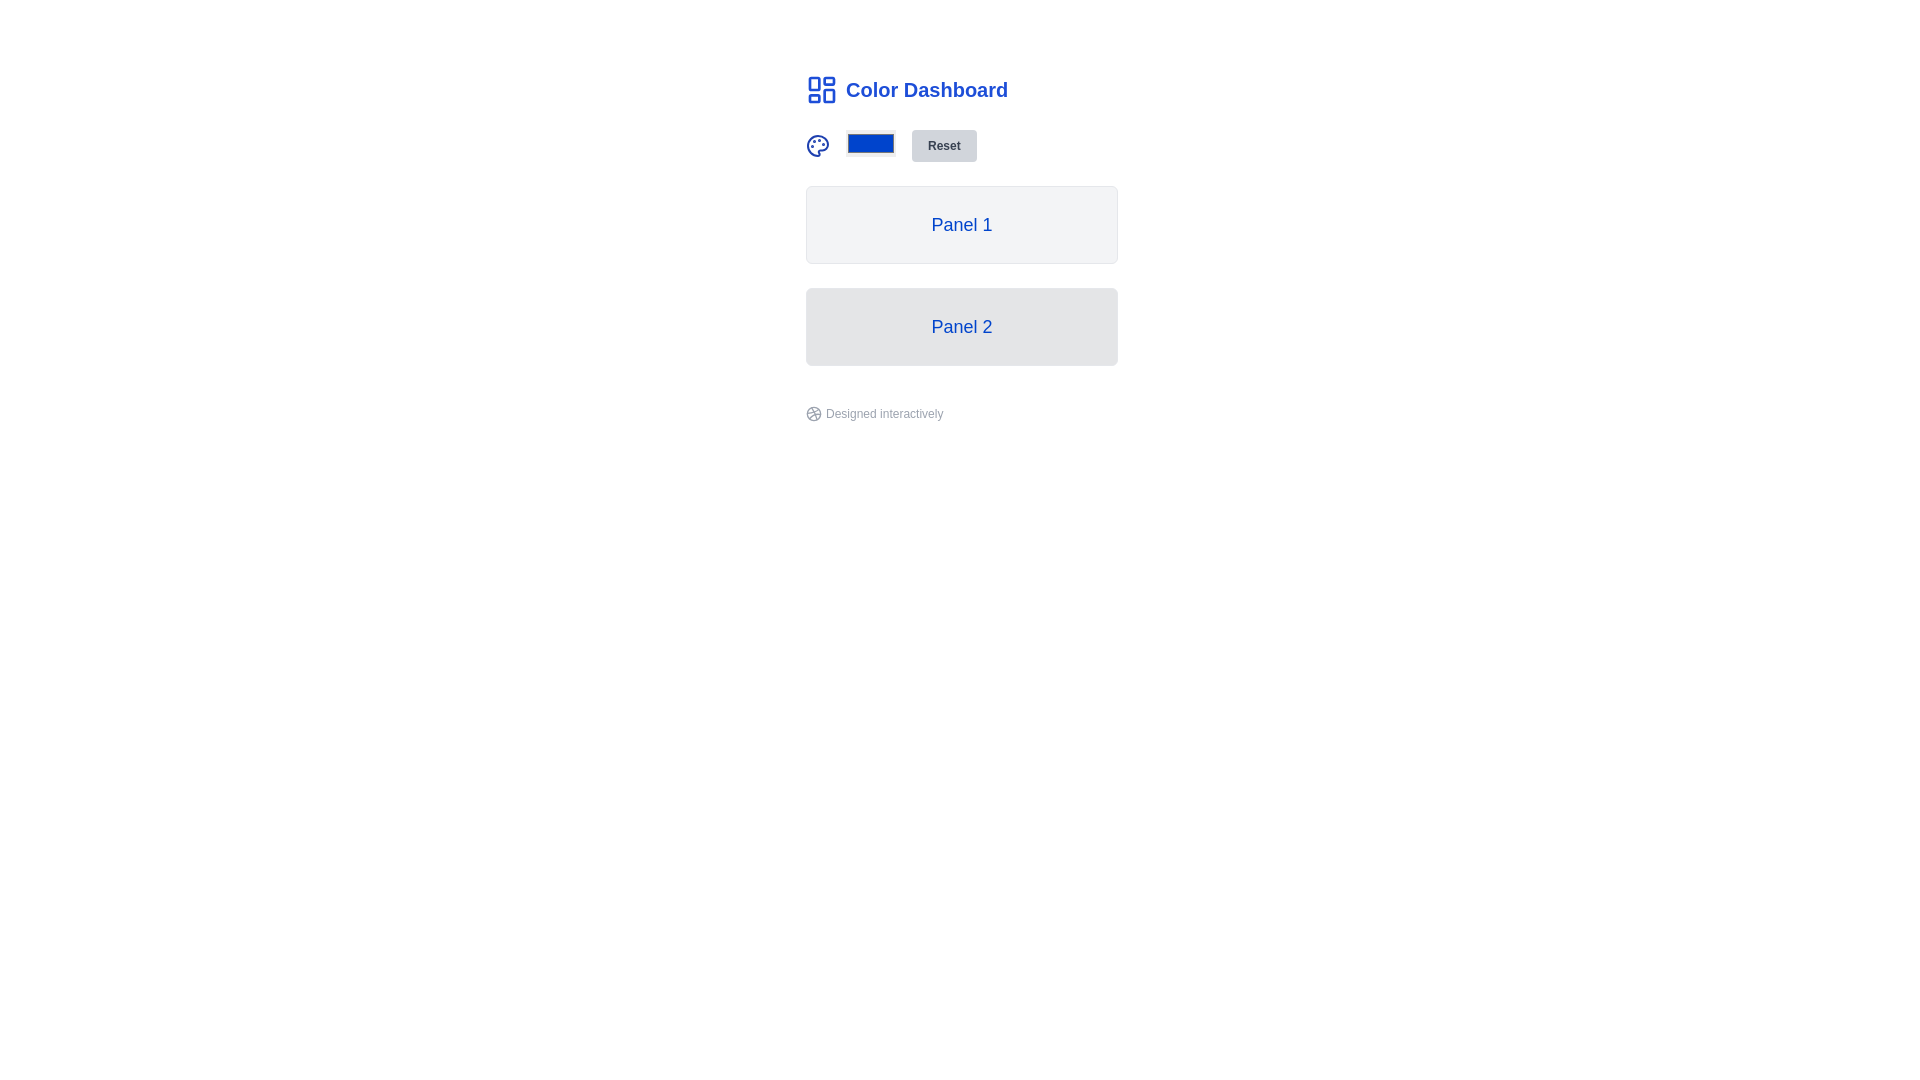  I want to click on the text element labeled 'Panel 2', which is styled with a large blue font and is centered within a light gray background, located below 'Panel 1', so click(961, 326).